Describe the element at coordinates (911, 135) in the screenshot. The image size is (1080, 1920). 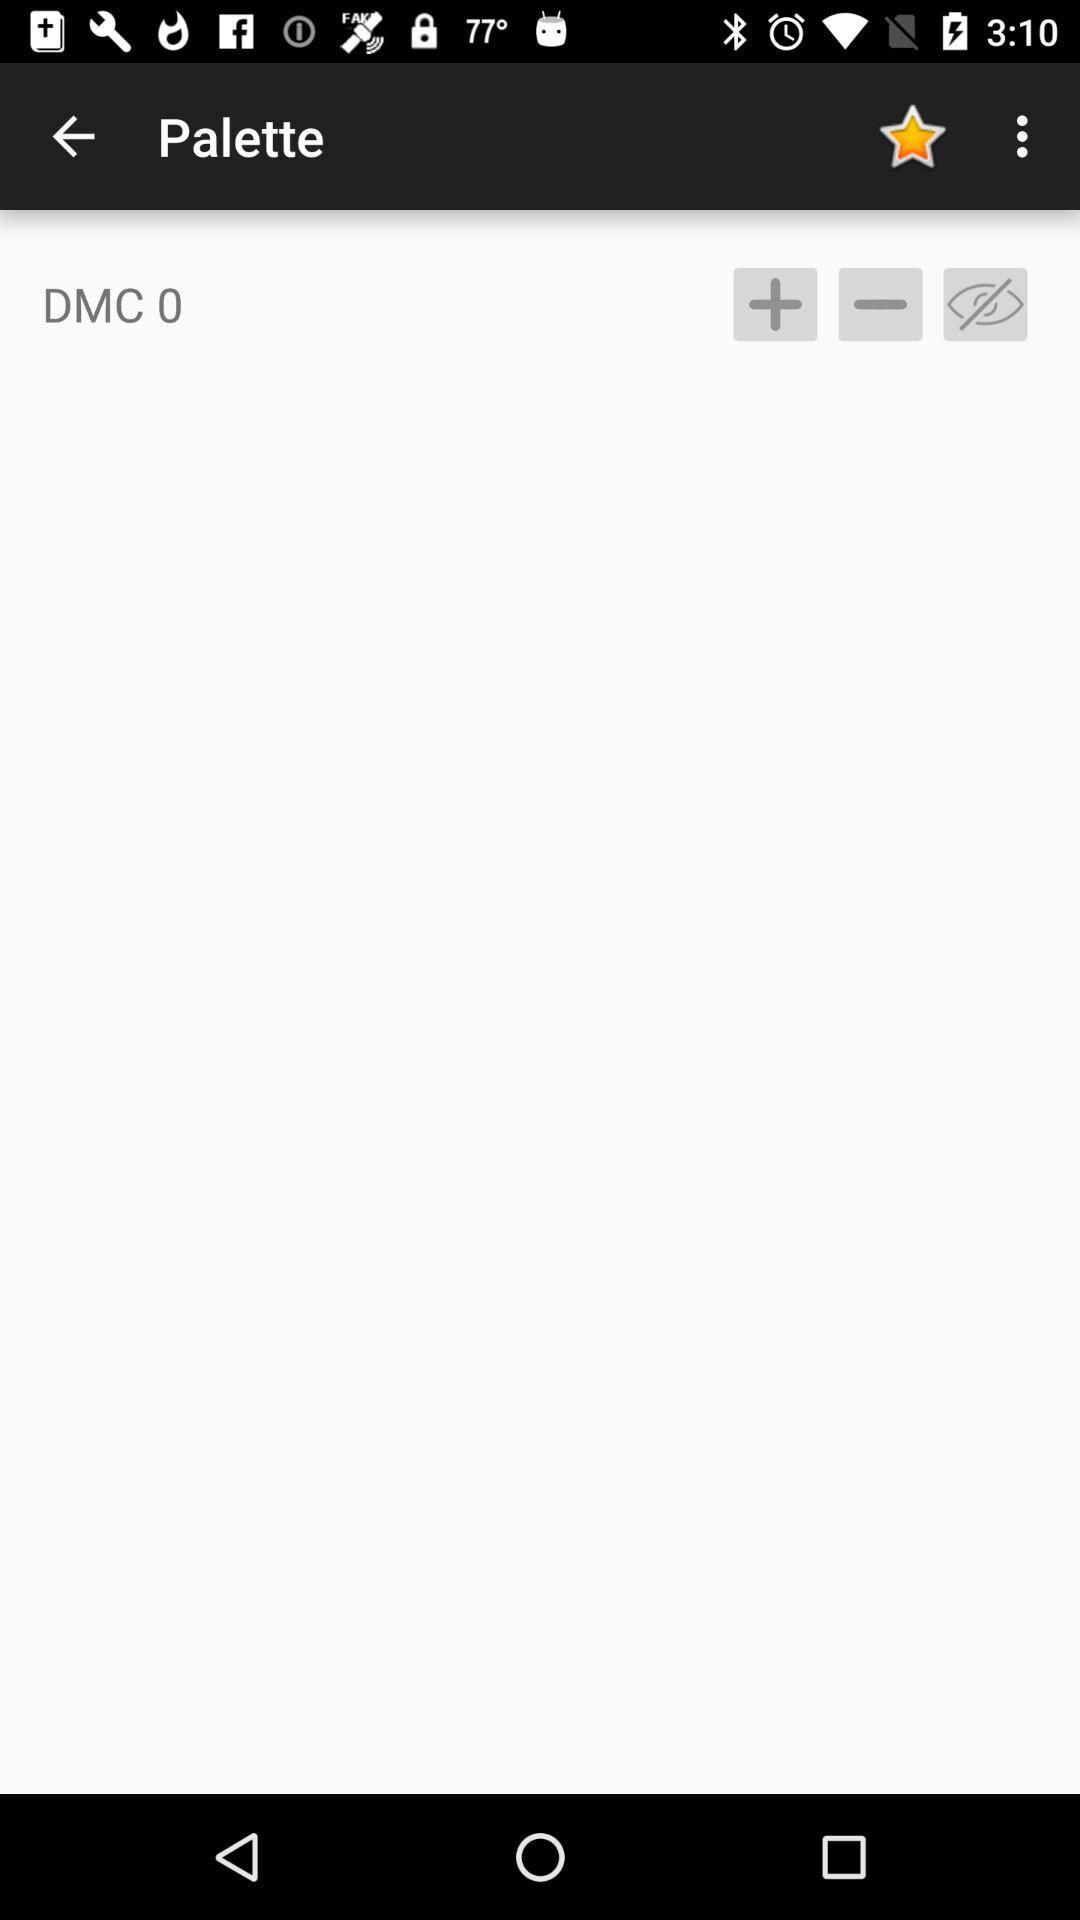
I see `app to the right of the palette item` at that location.